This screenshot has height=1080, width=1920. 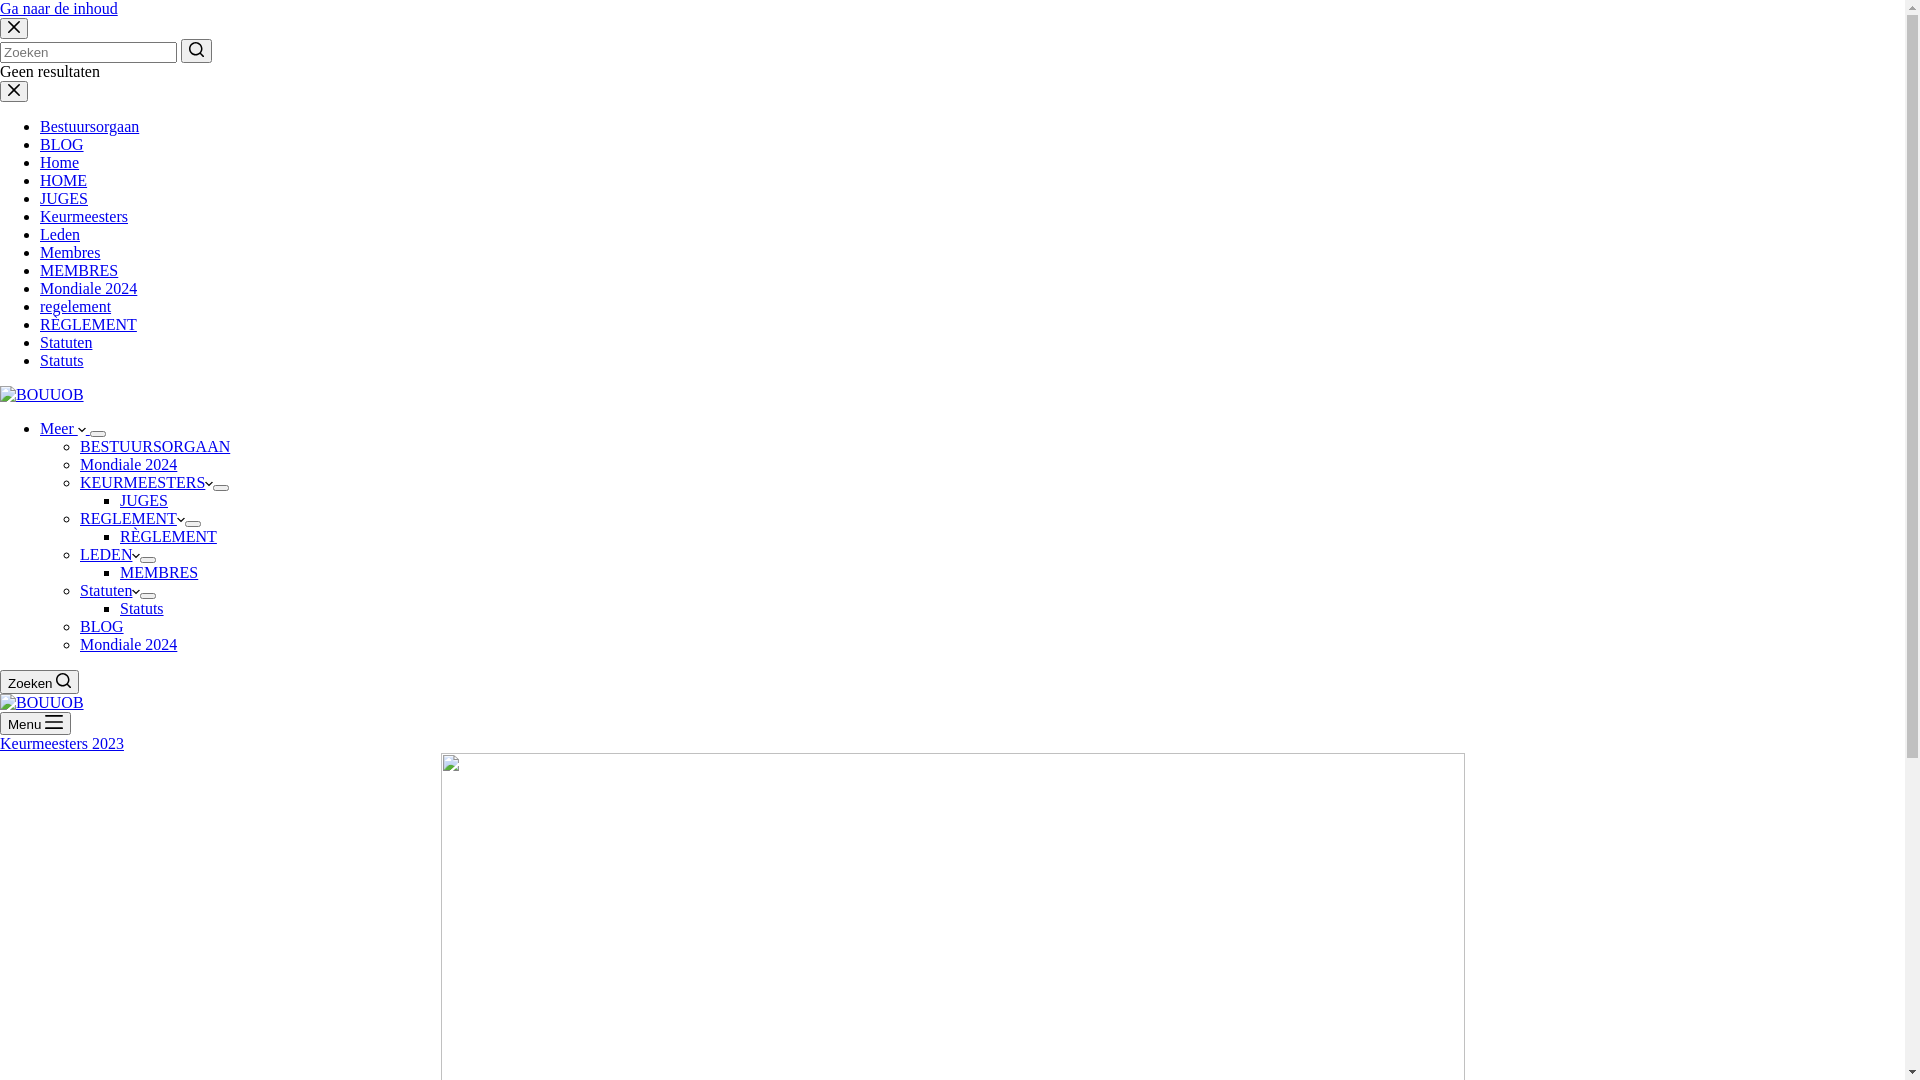 What do you see at coordinates (35, 723) in the screenshot?
I see `'Menu'` at bounding box center [35, 723].